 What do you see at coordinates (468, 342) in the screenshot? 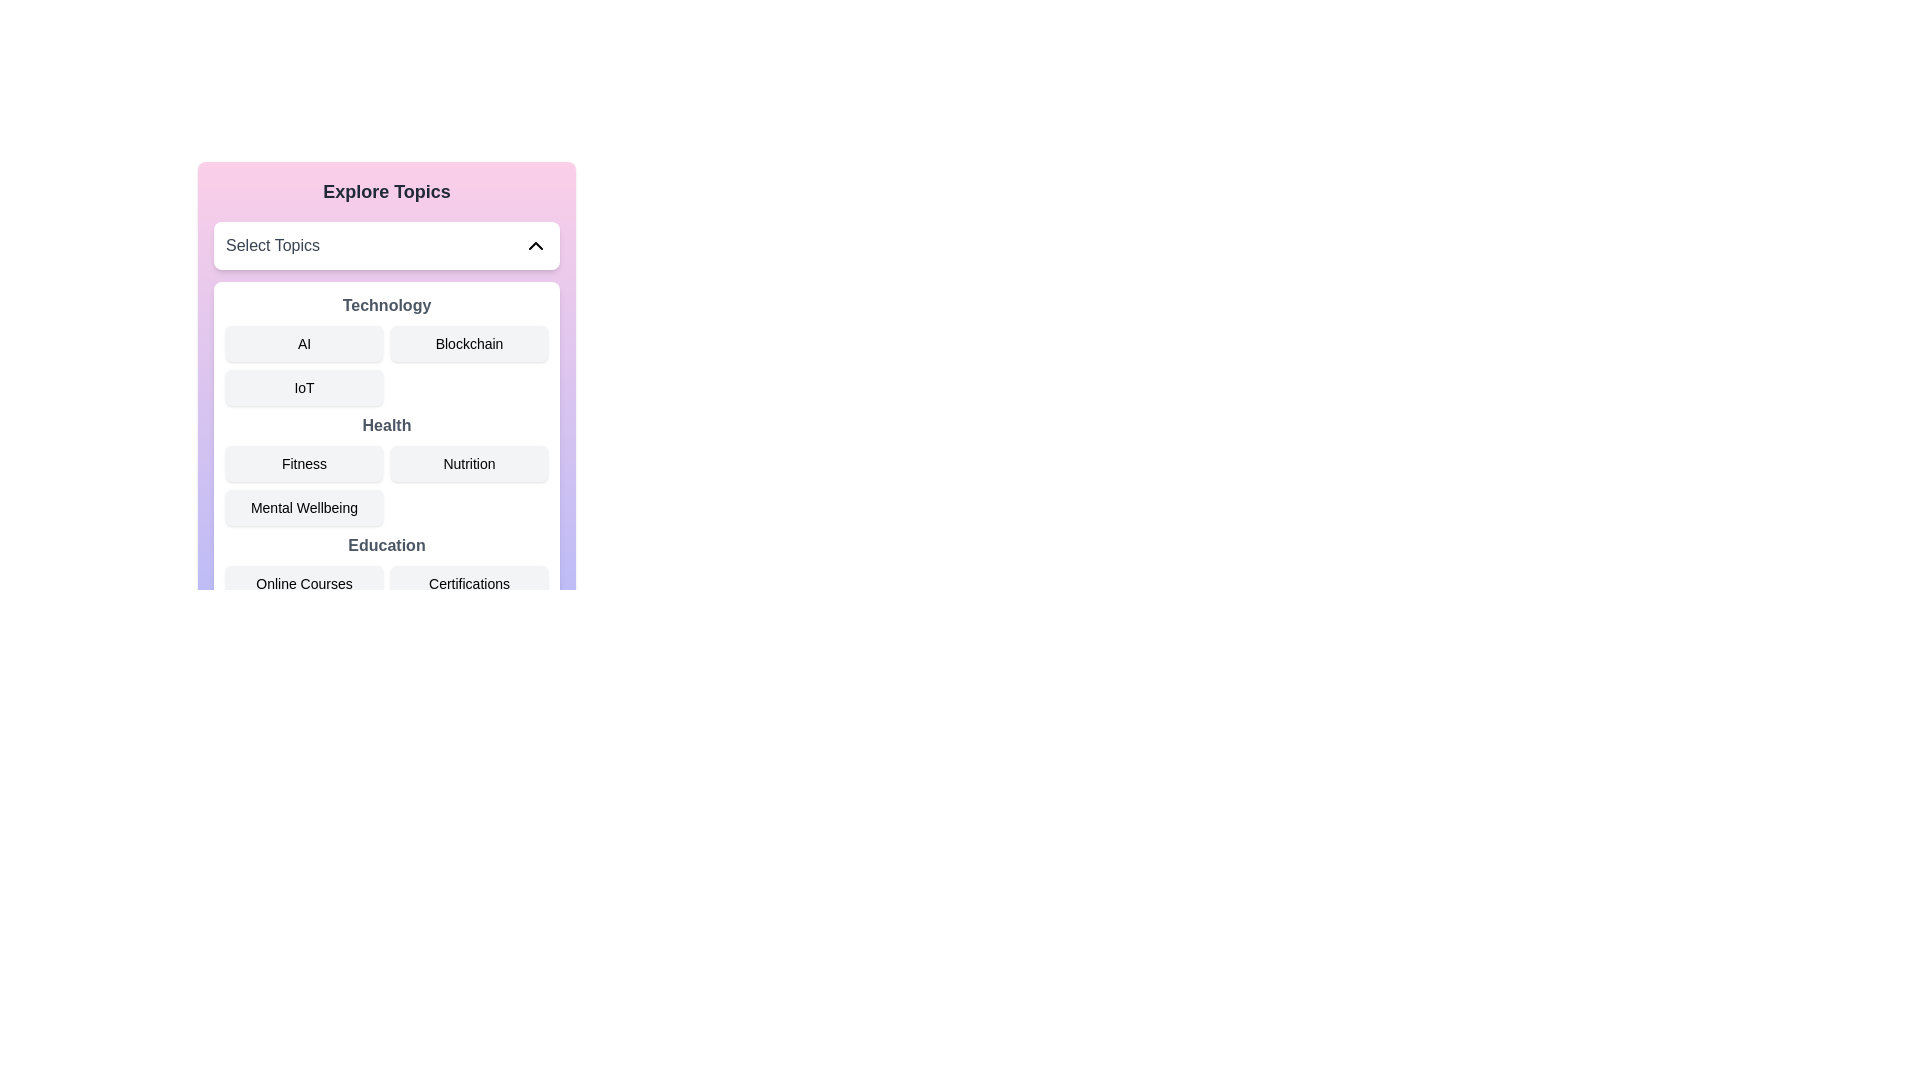
I see `the 'Blockchain' button, which is the second button under the 'Technology' subheading` at bounding box center [468, 342].